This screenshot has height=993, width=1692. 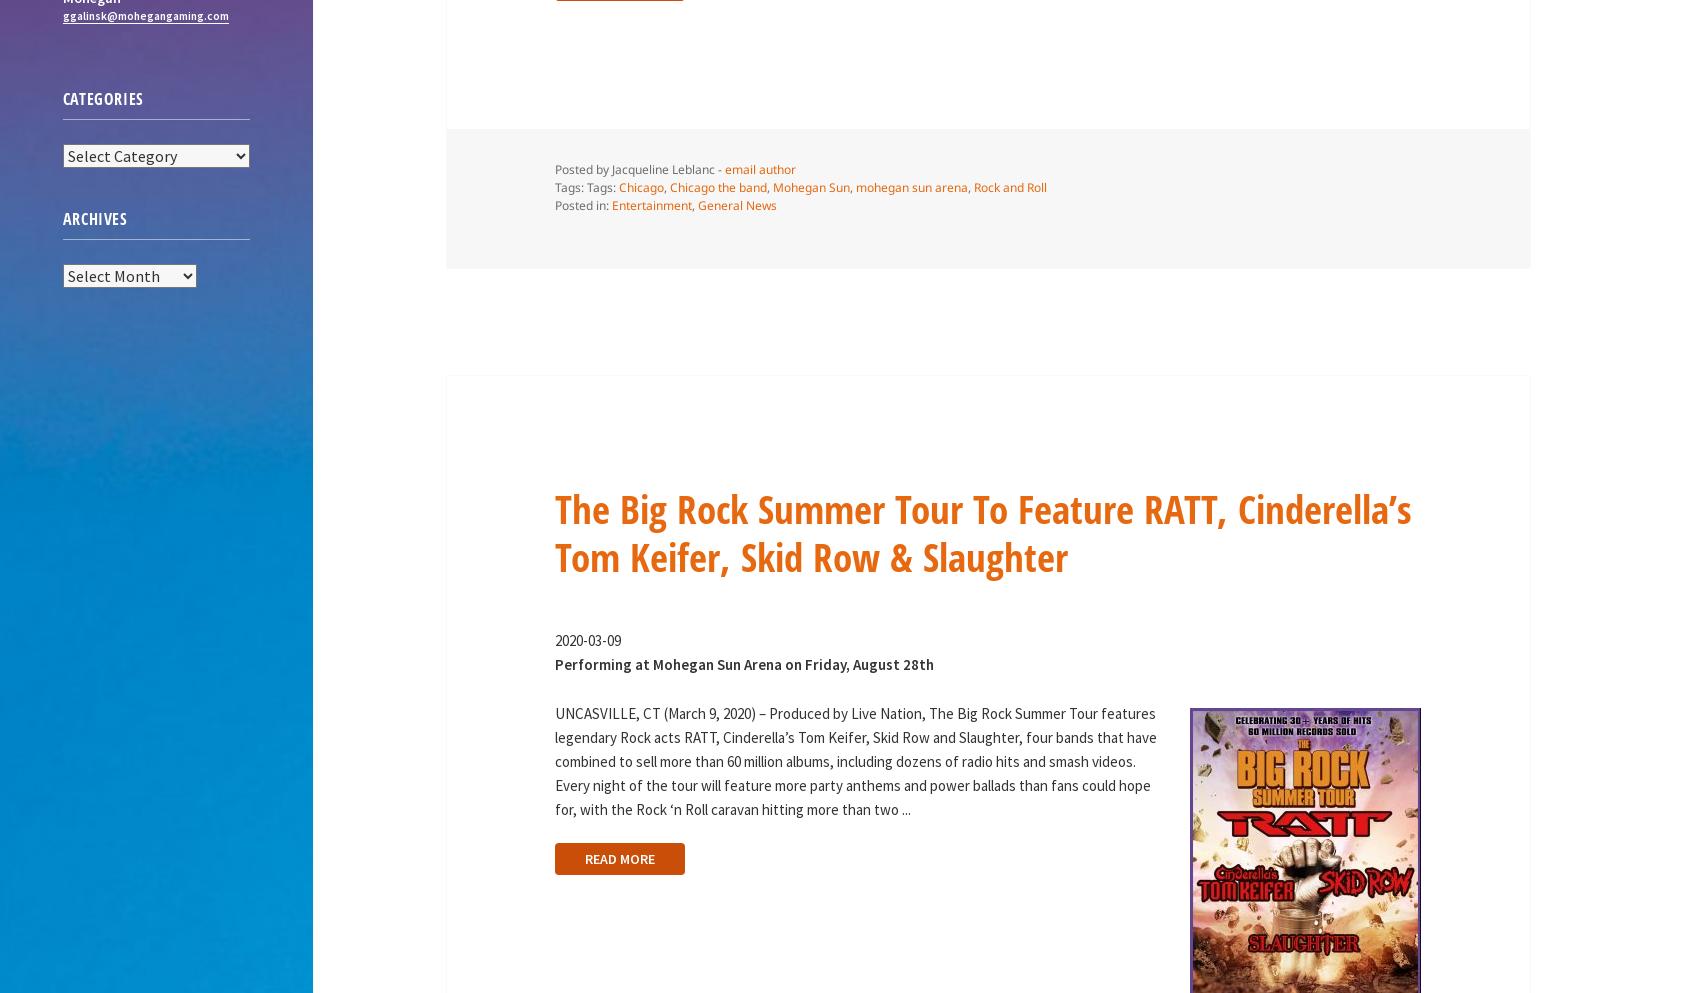 What do you see at coordinates (94, 217) in the screenshot?
I see `'Archives'` at bounding box center [94, 217].